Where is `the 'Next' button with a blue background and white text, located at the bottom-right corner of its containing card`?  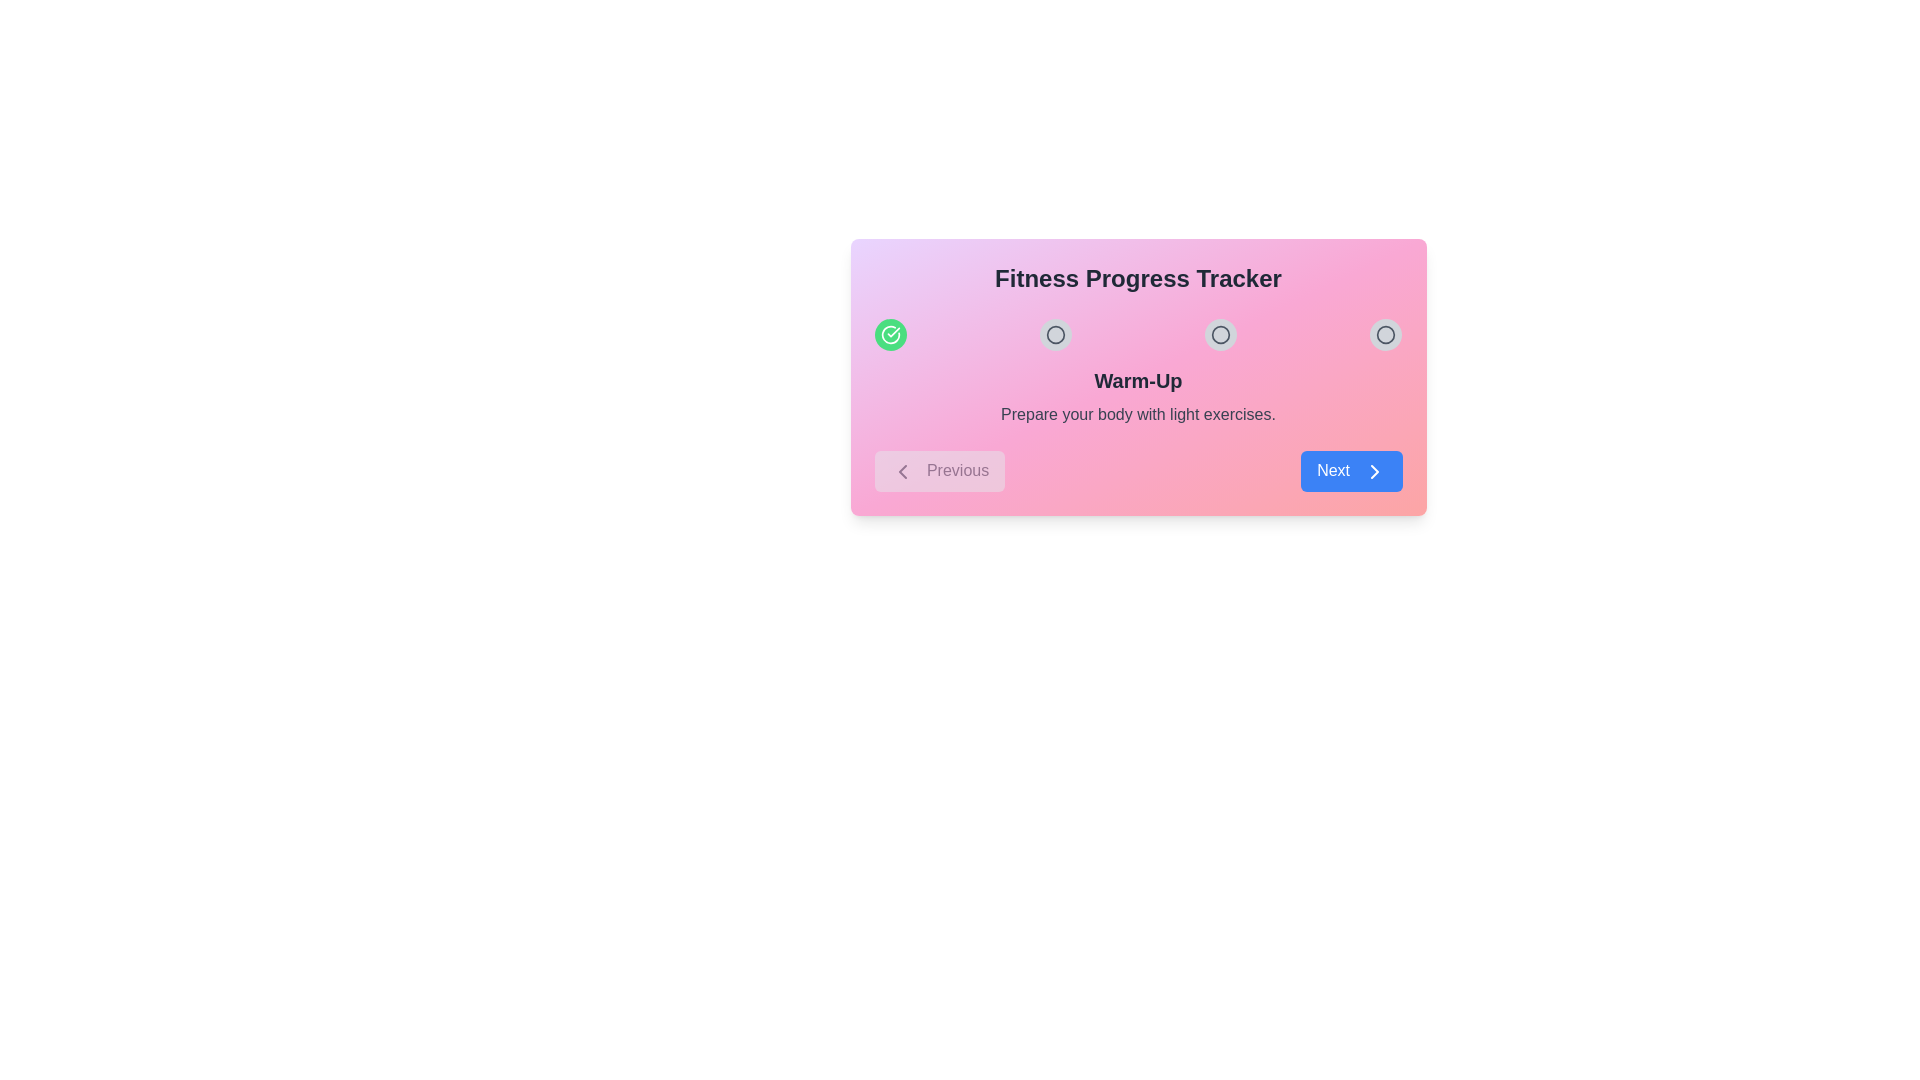 the 'Next' button with a blue background and white text, located at the bottom-right corner of its containing card is located at coordinates (1351, 471).